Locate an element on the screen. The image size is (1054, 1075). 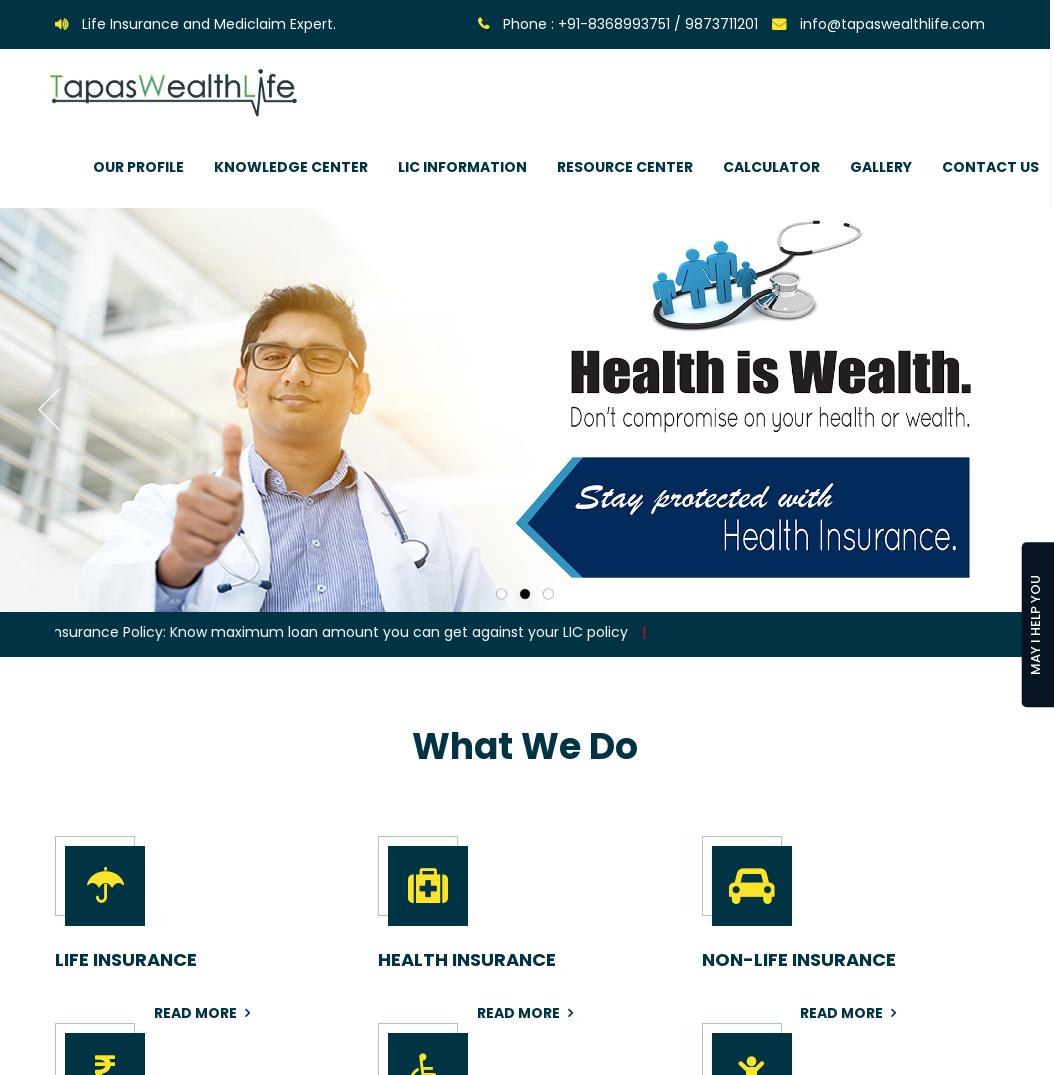
'Important Forms' is located at coordinates (561, 231).